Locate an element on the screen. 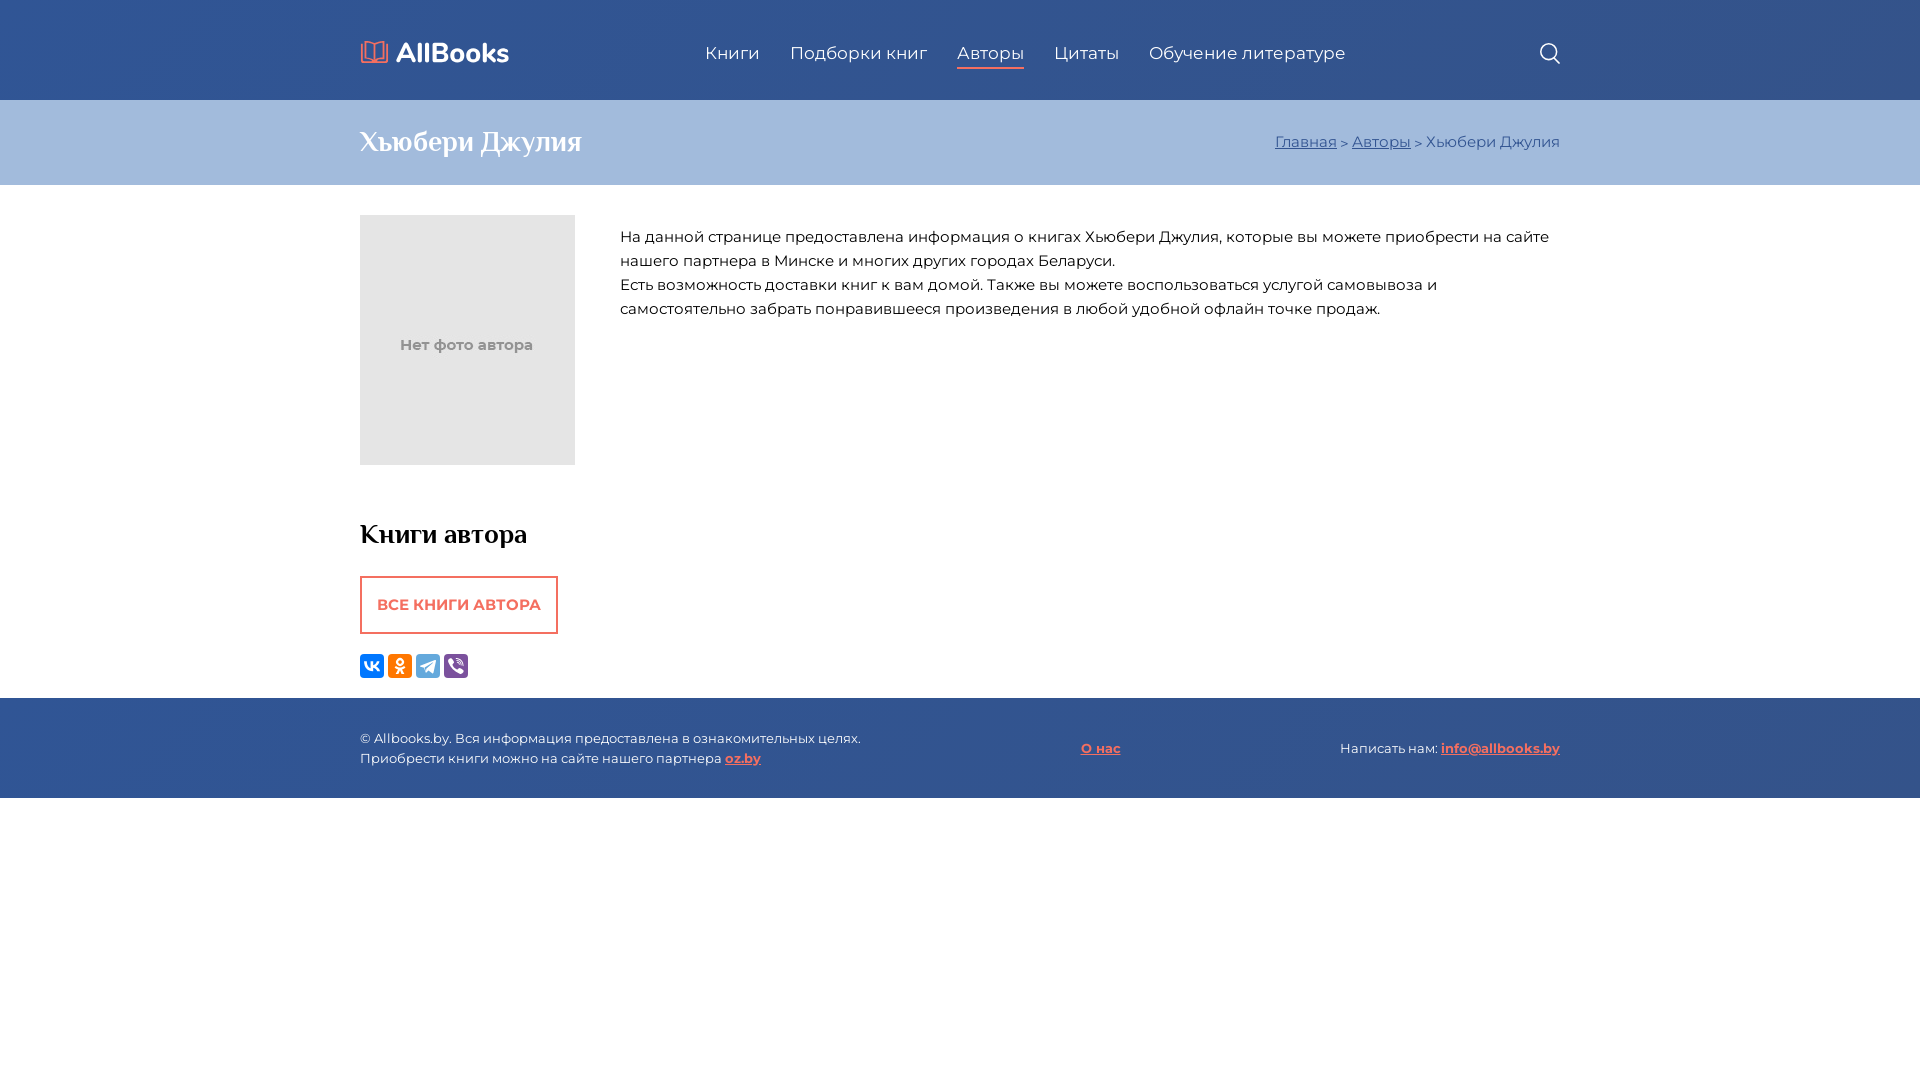 The width and height of the screenshot is (1920, 1080). 'Telegram' is located at coordinates (426, 666).